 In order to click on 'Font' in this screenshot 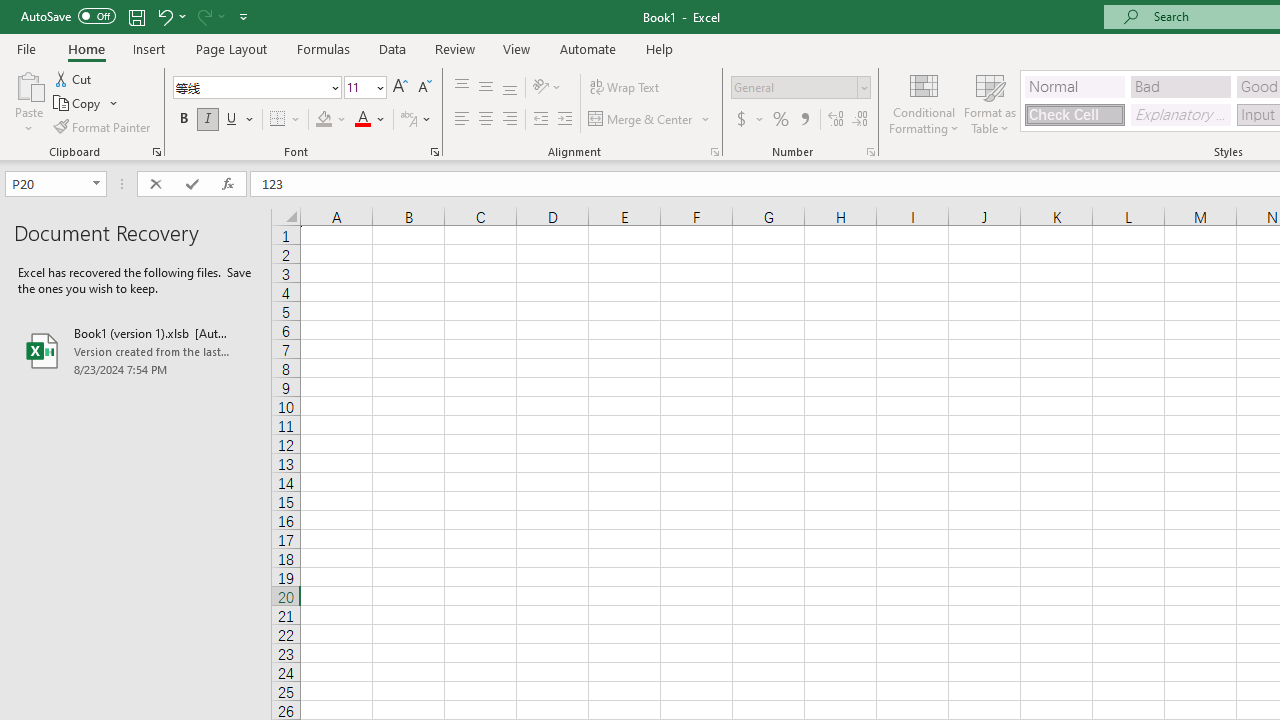, I will do `click(249, 86)`.